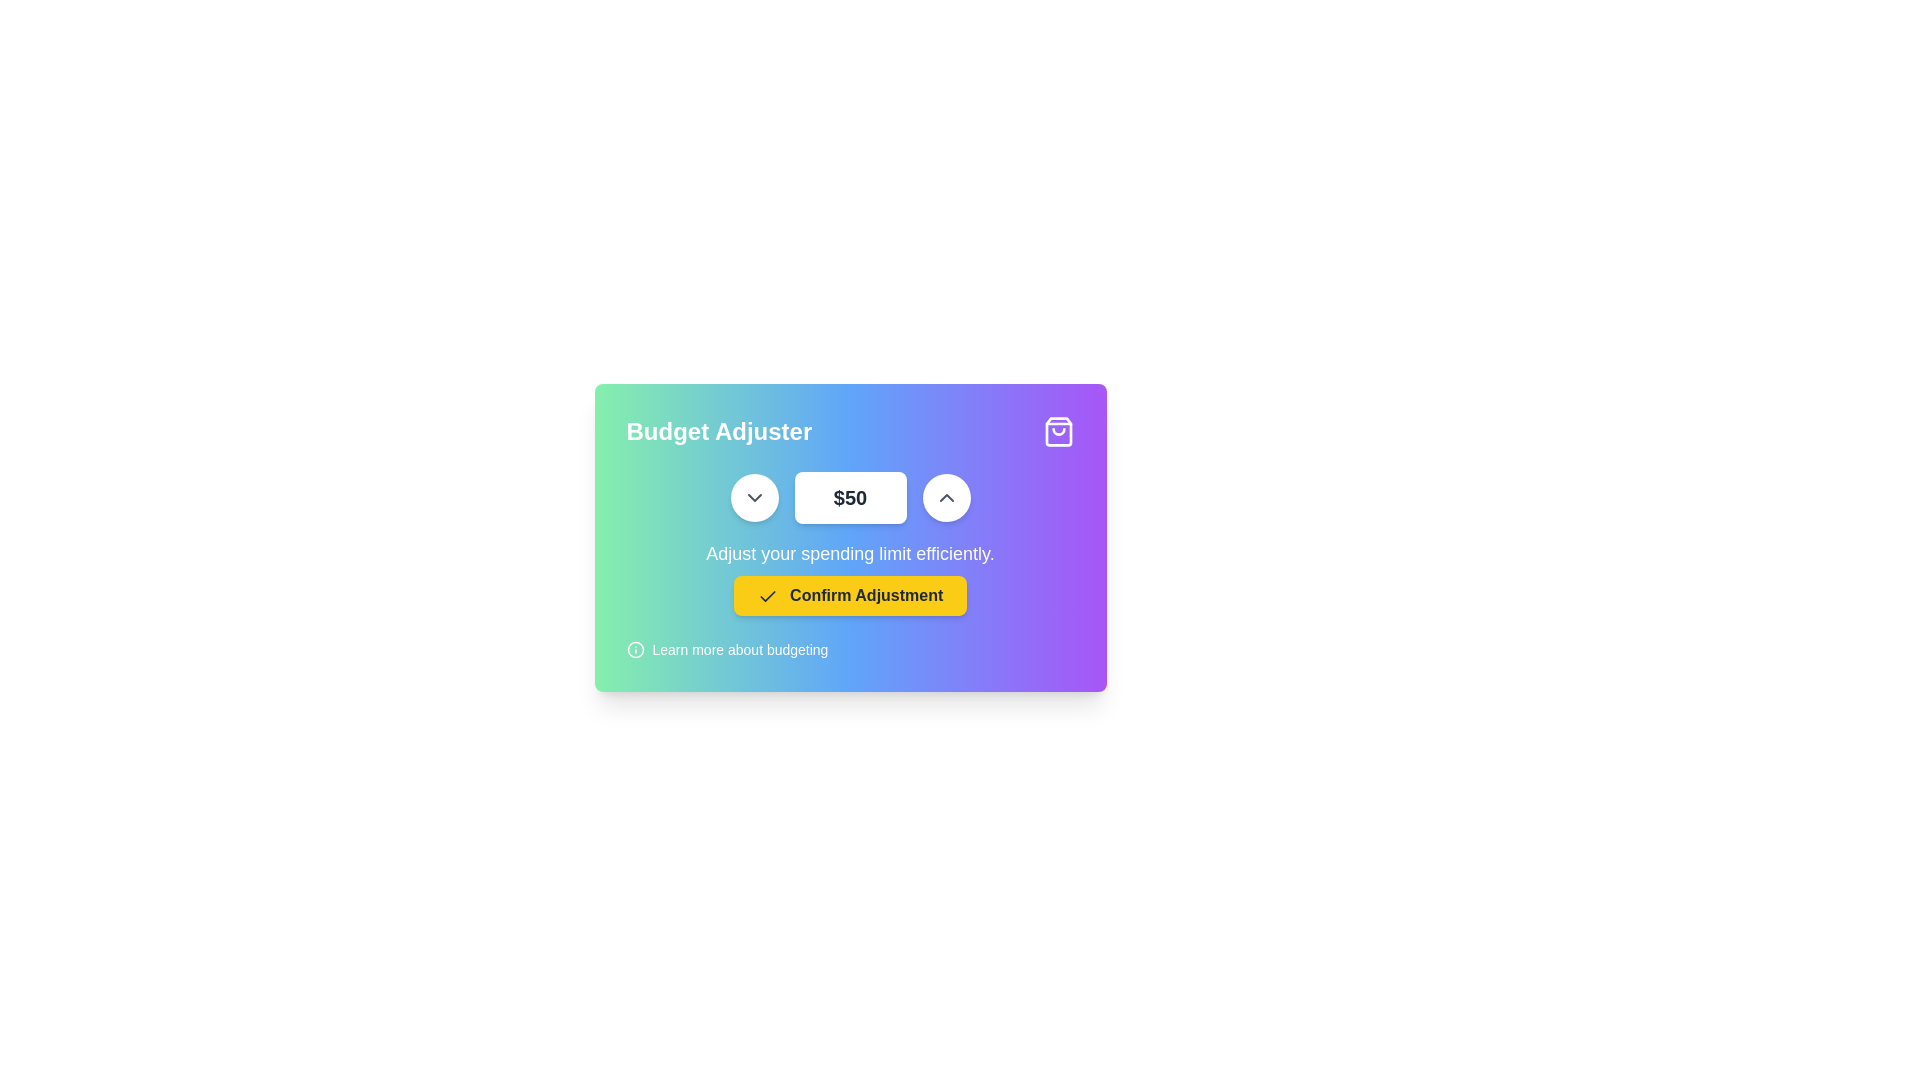  What do you see at coordinates (739, 650) in the screenshot?
I see `the text label that says 'Learn more about budgeting'` at bounding box center [739, 650].